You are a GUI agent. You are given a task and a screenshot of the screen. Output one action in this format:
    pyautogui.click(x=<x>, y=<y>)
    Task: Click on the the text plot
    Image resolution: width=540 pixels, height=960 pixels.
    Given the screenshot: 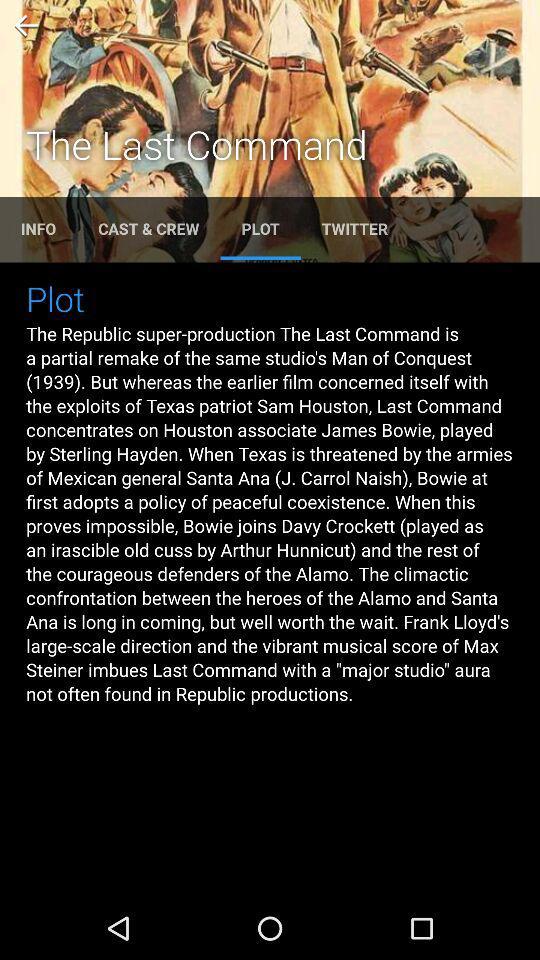 What is the action you would take?
    pyautogui.click(x=260, y=228)
    